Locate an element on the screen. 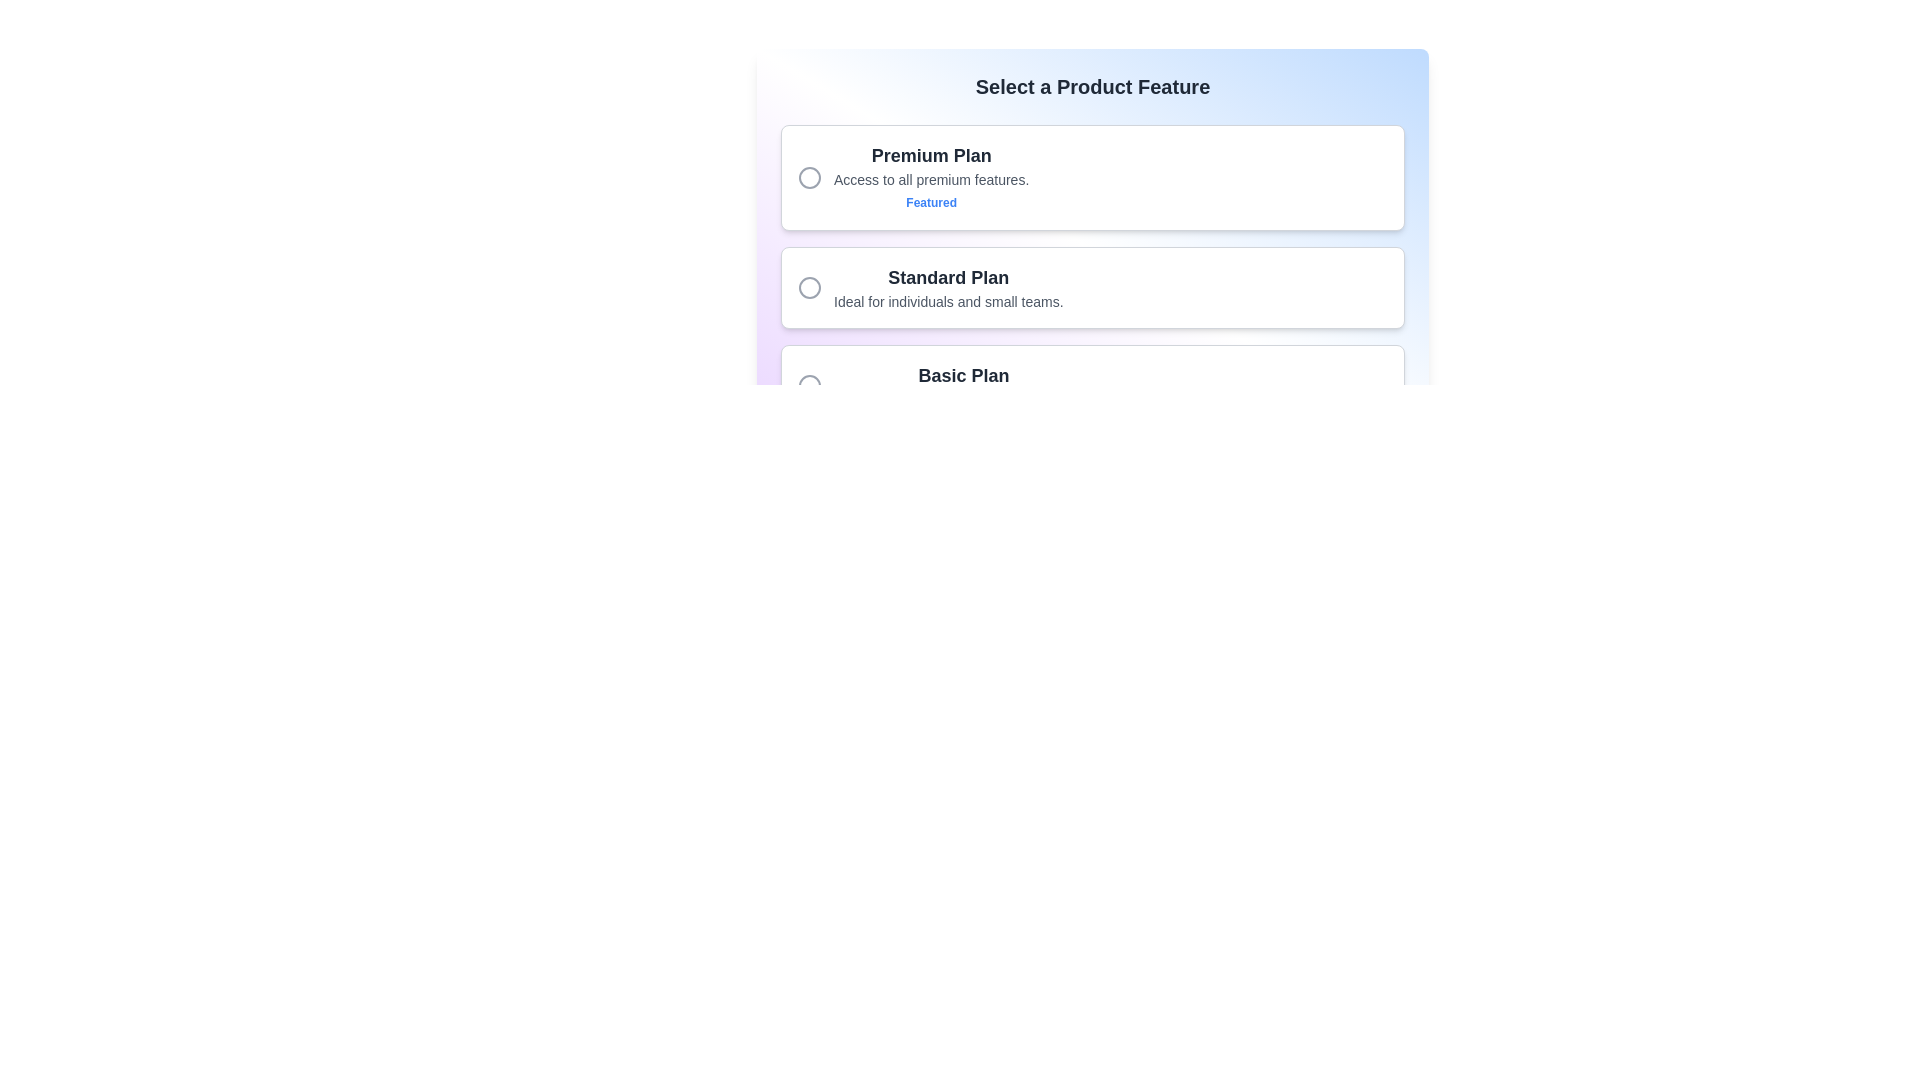 The width and height of the screenshot is (1920, 1080). the radio button for the 'Premium Plan' is located at coordinates (810, 176).